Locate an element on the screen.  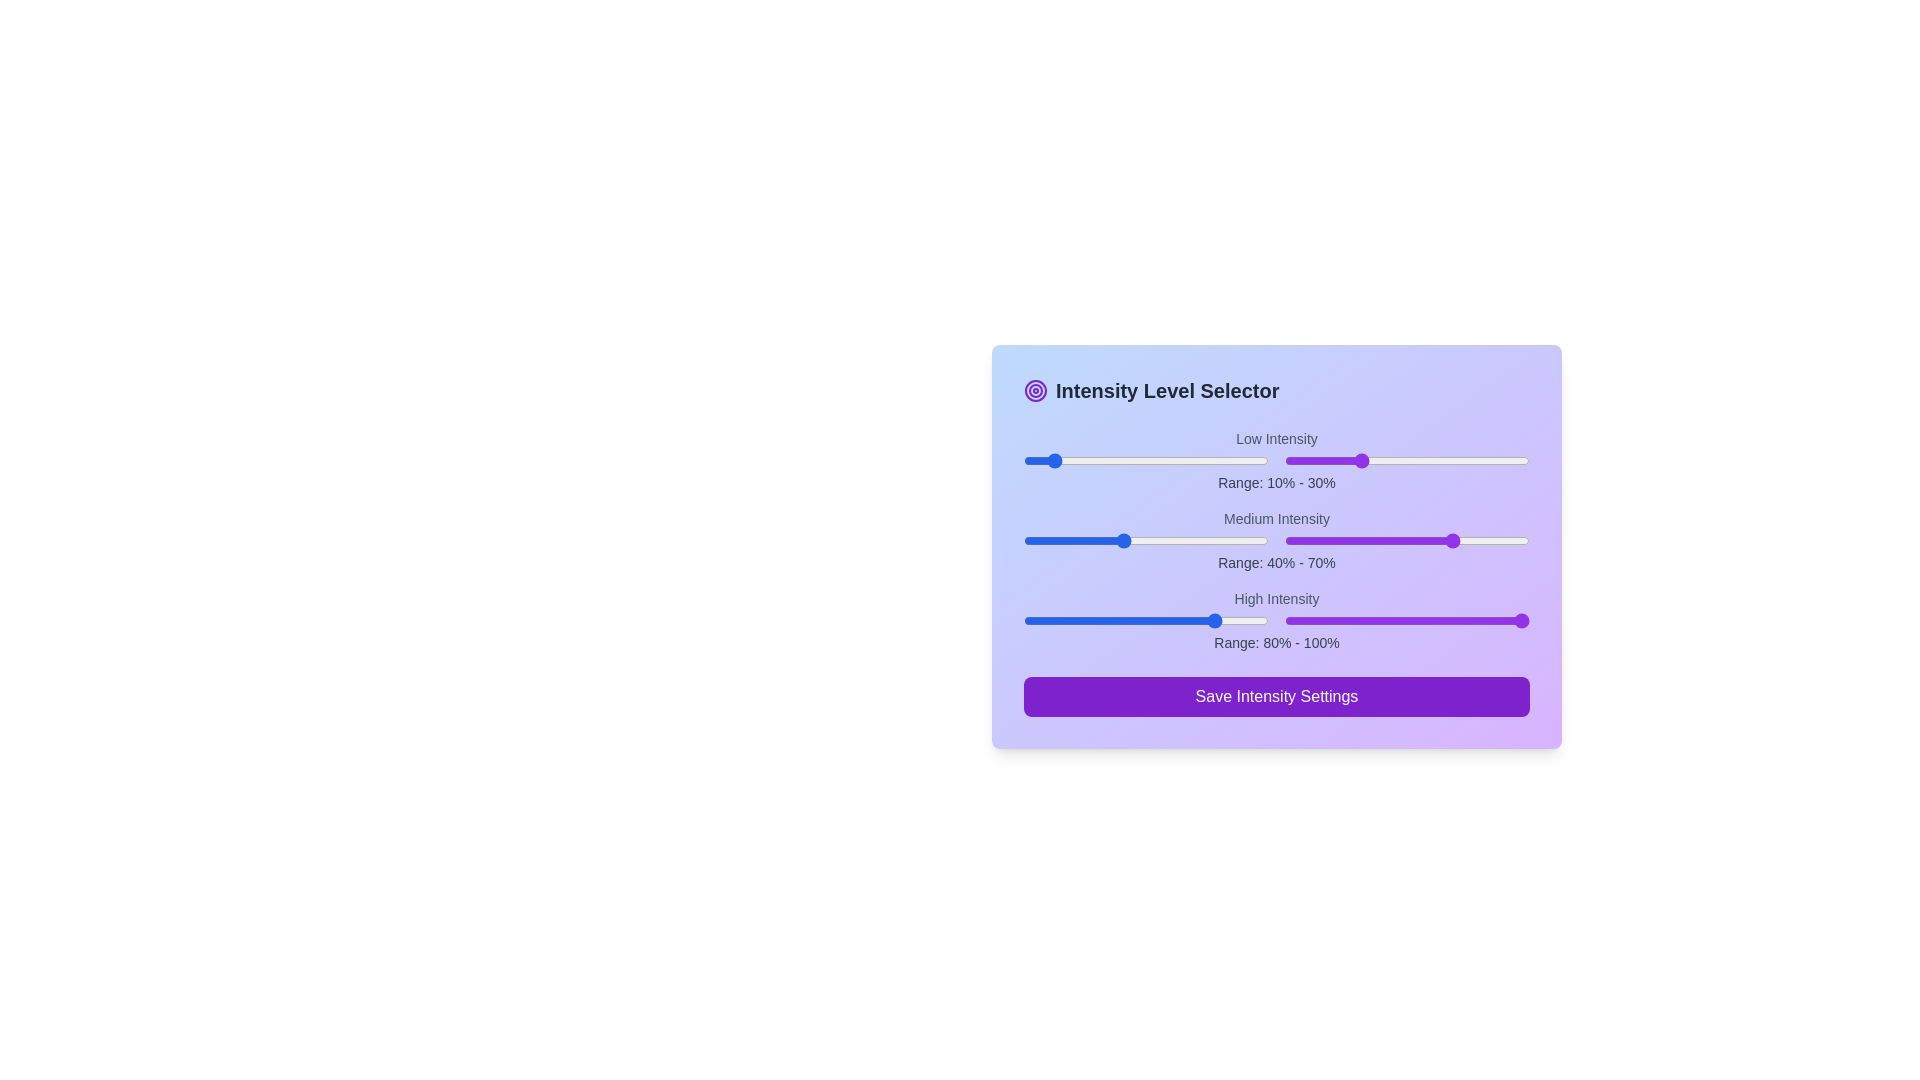
'Save Intensity Settings' button to save the changes is located at coordinates (1275, 696).